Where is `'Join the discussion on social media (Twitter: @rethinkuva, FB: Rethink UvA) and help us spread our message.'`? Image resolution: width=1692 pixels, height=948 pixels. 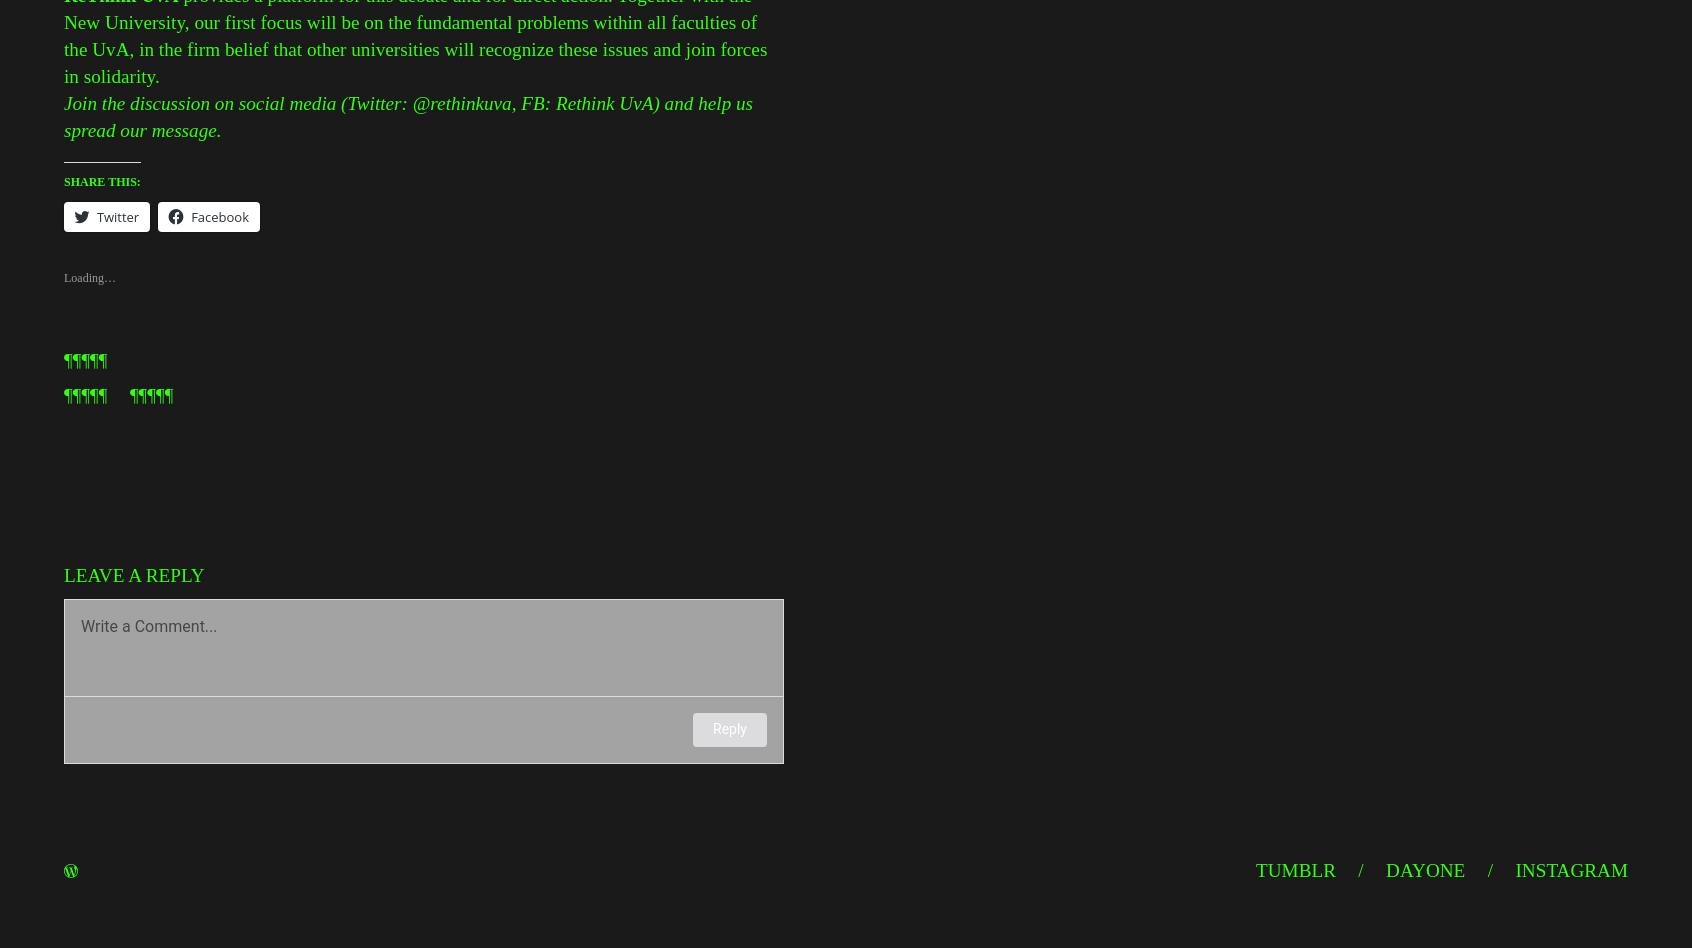
'Join the discussion on social media (Twitter: @rethinkuva, FB: Rethink UvA) and help us spread our message.' is located at coordinates (408, 116).